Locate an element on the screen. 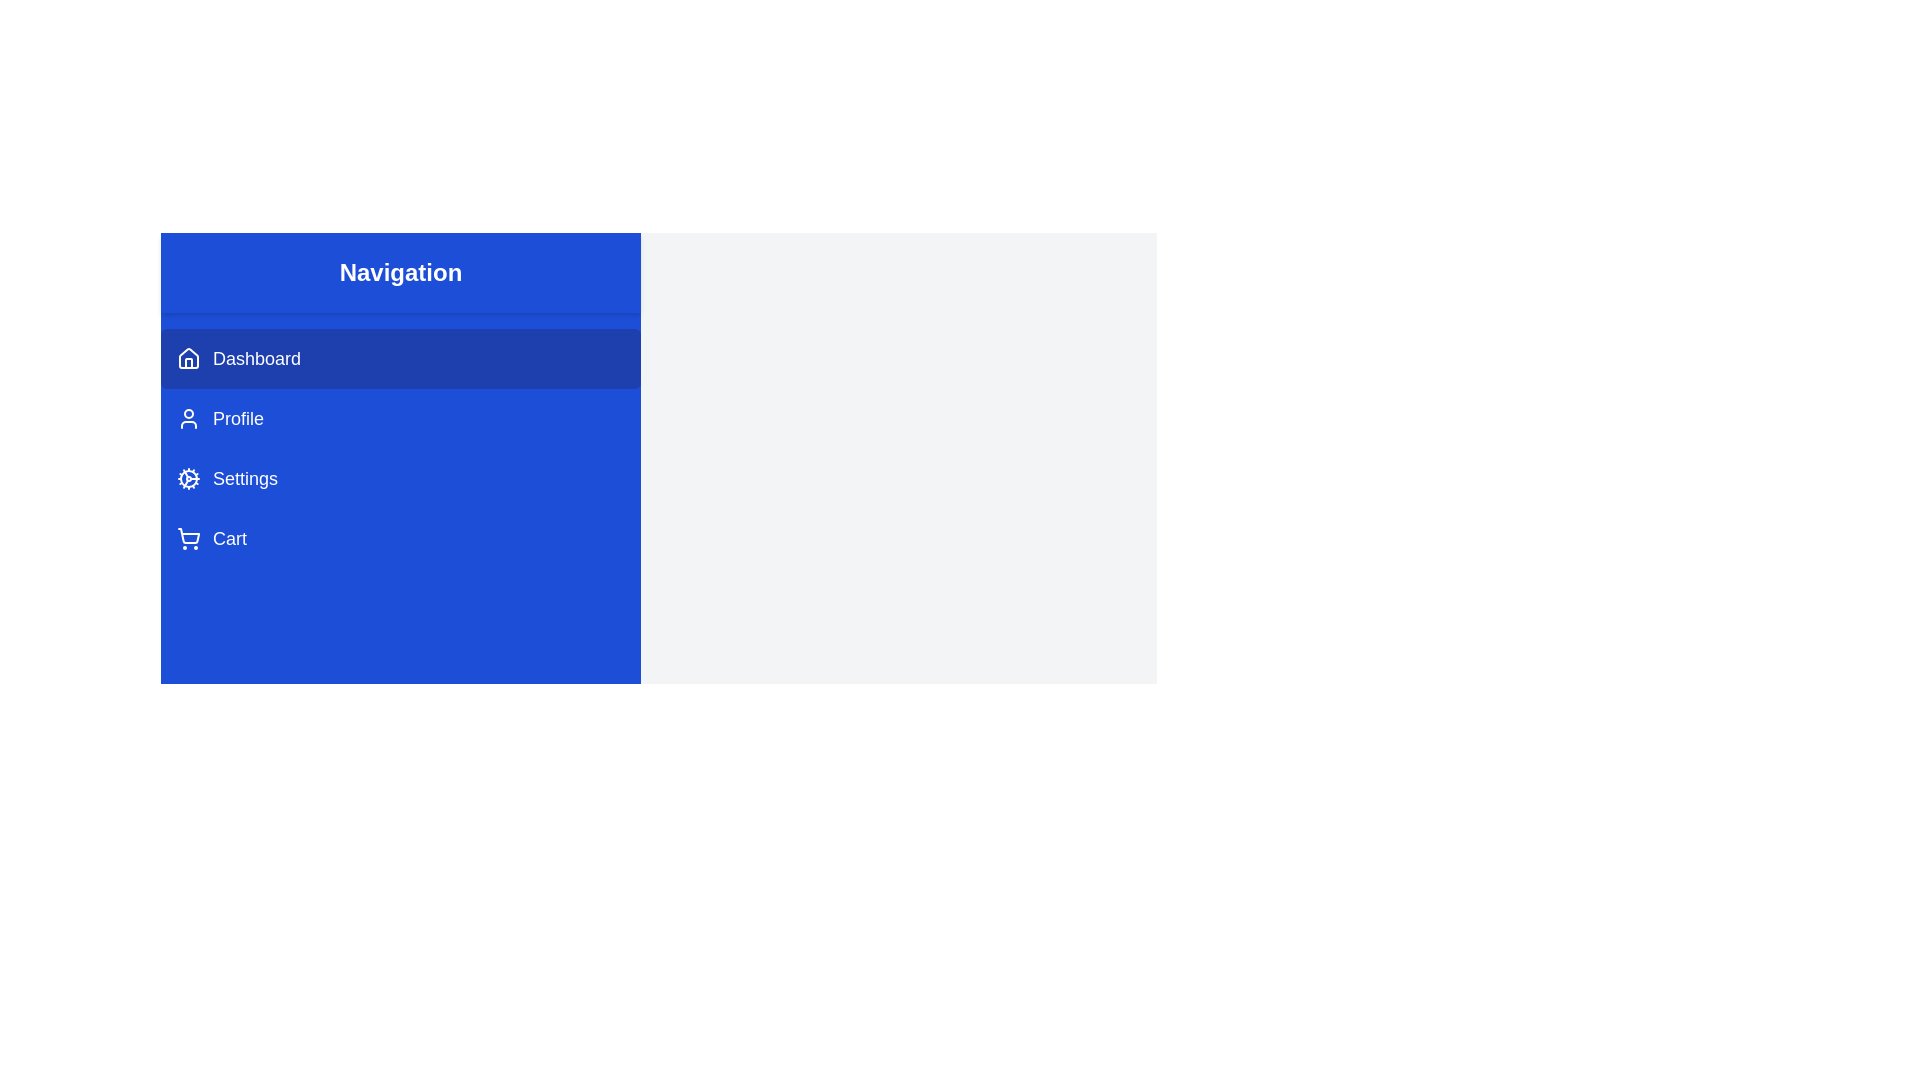 The width and height of the screenshot is (1920, 1080). the header element at the top of the sidebar which serves as the title for the section containing links like 'Dashboard', 'Profile', 'Settings', and 'Cart' is located at coordinates (400, 273).